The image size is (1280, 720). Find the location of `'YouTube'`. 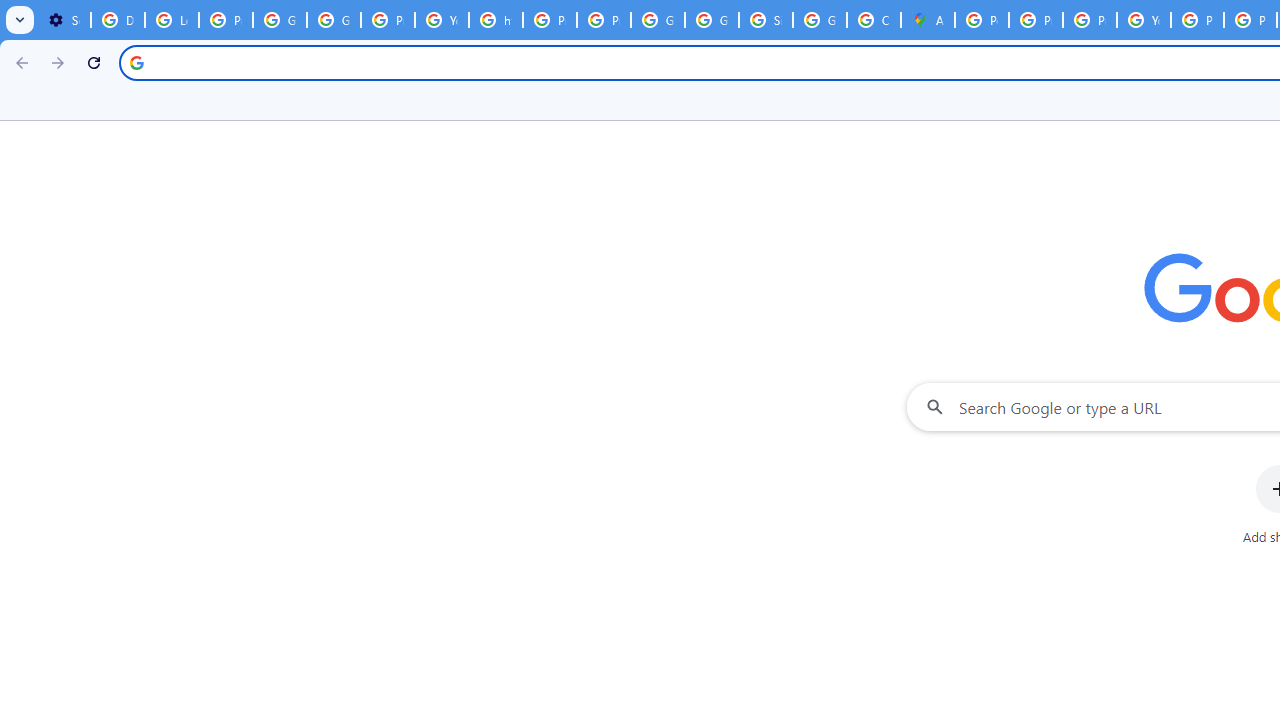

'YouTube' is located at coordinates (1144, 20).